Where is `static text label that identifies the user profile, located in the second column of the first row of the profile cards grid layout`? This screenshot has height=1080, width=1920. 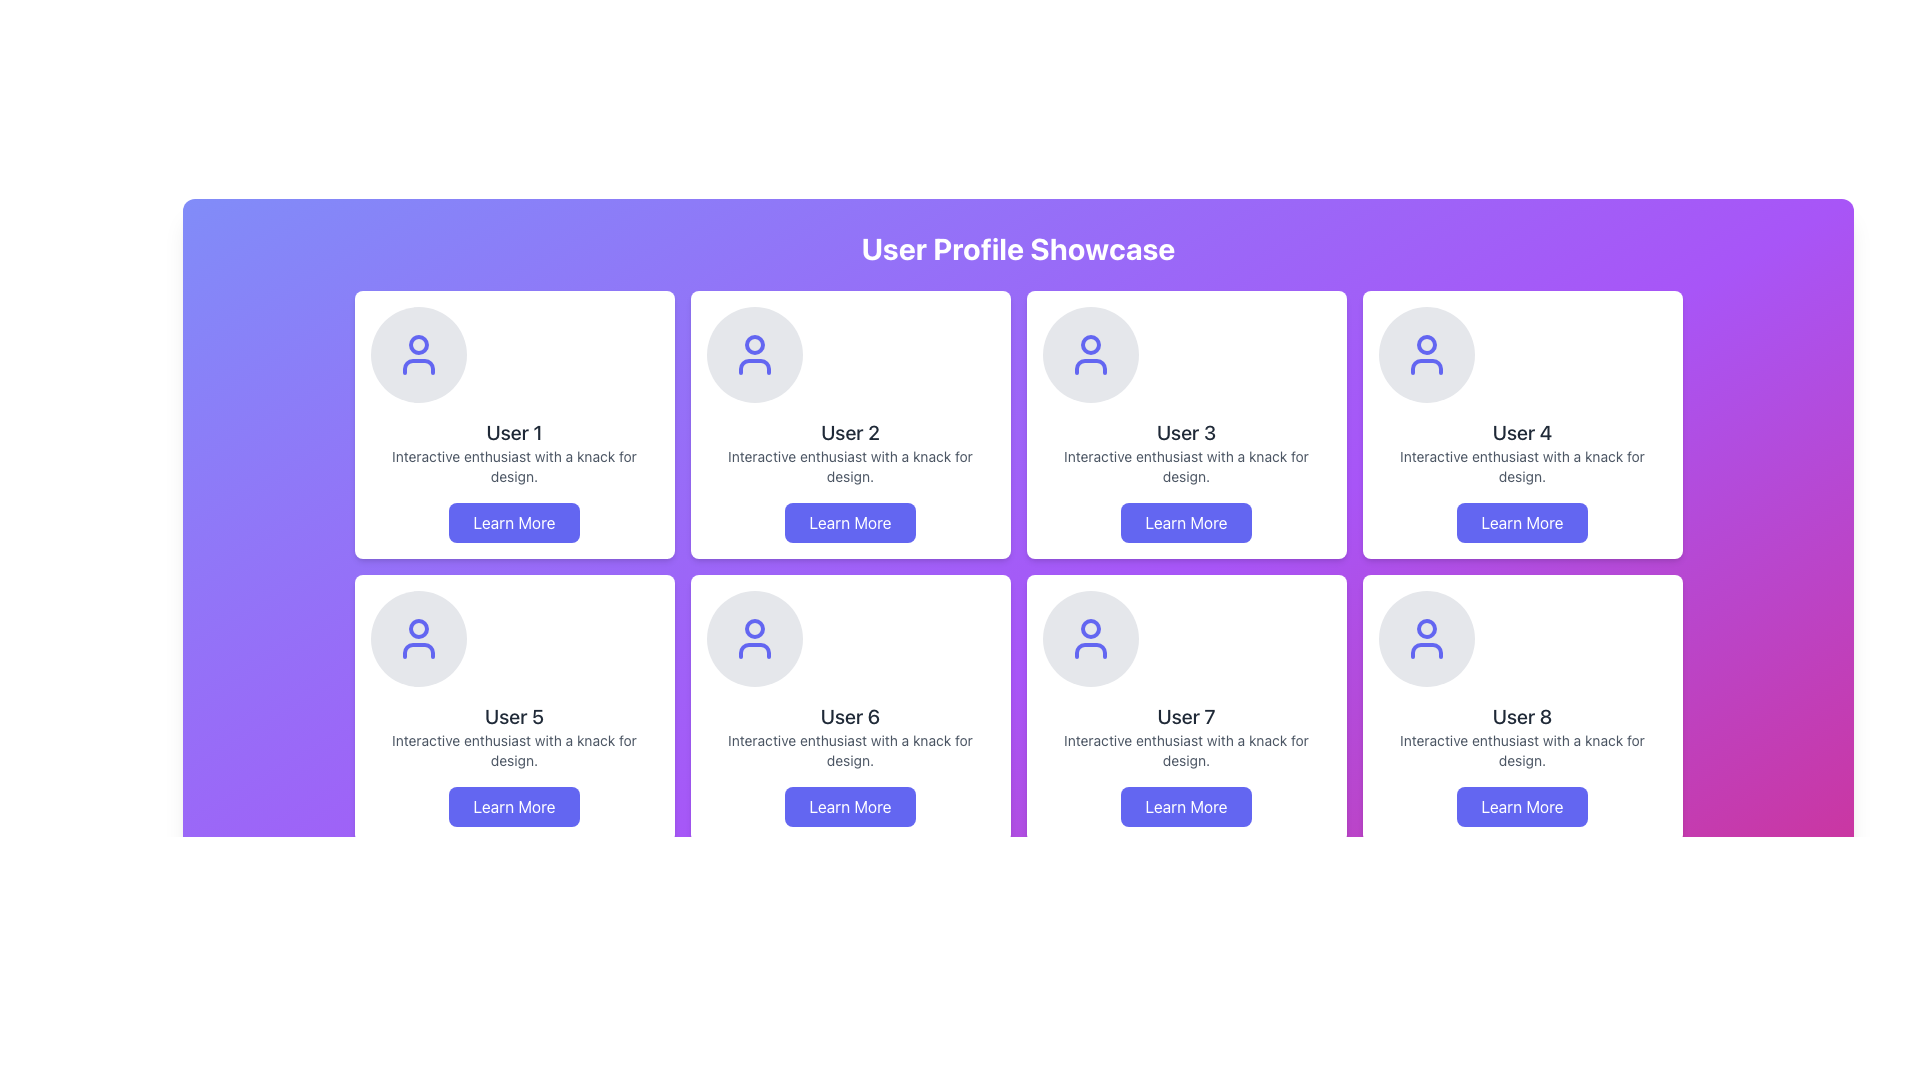
static text label that identifies the user profile, located in the second column of the first row of the profile cards grid layout is located at coordinates (850, 431).